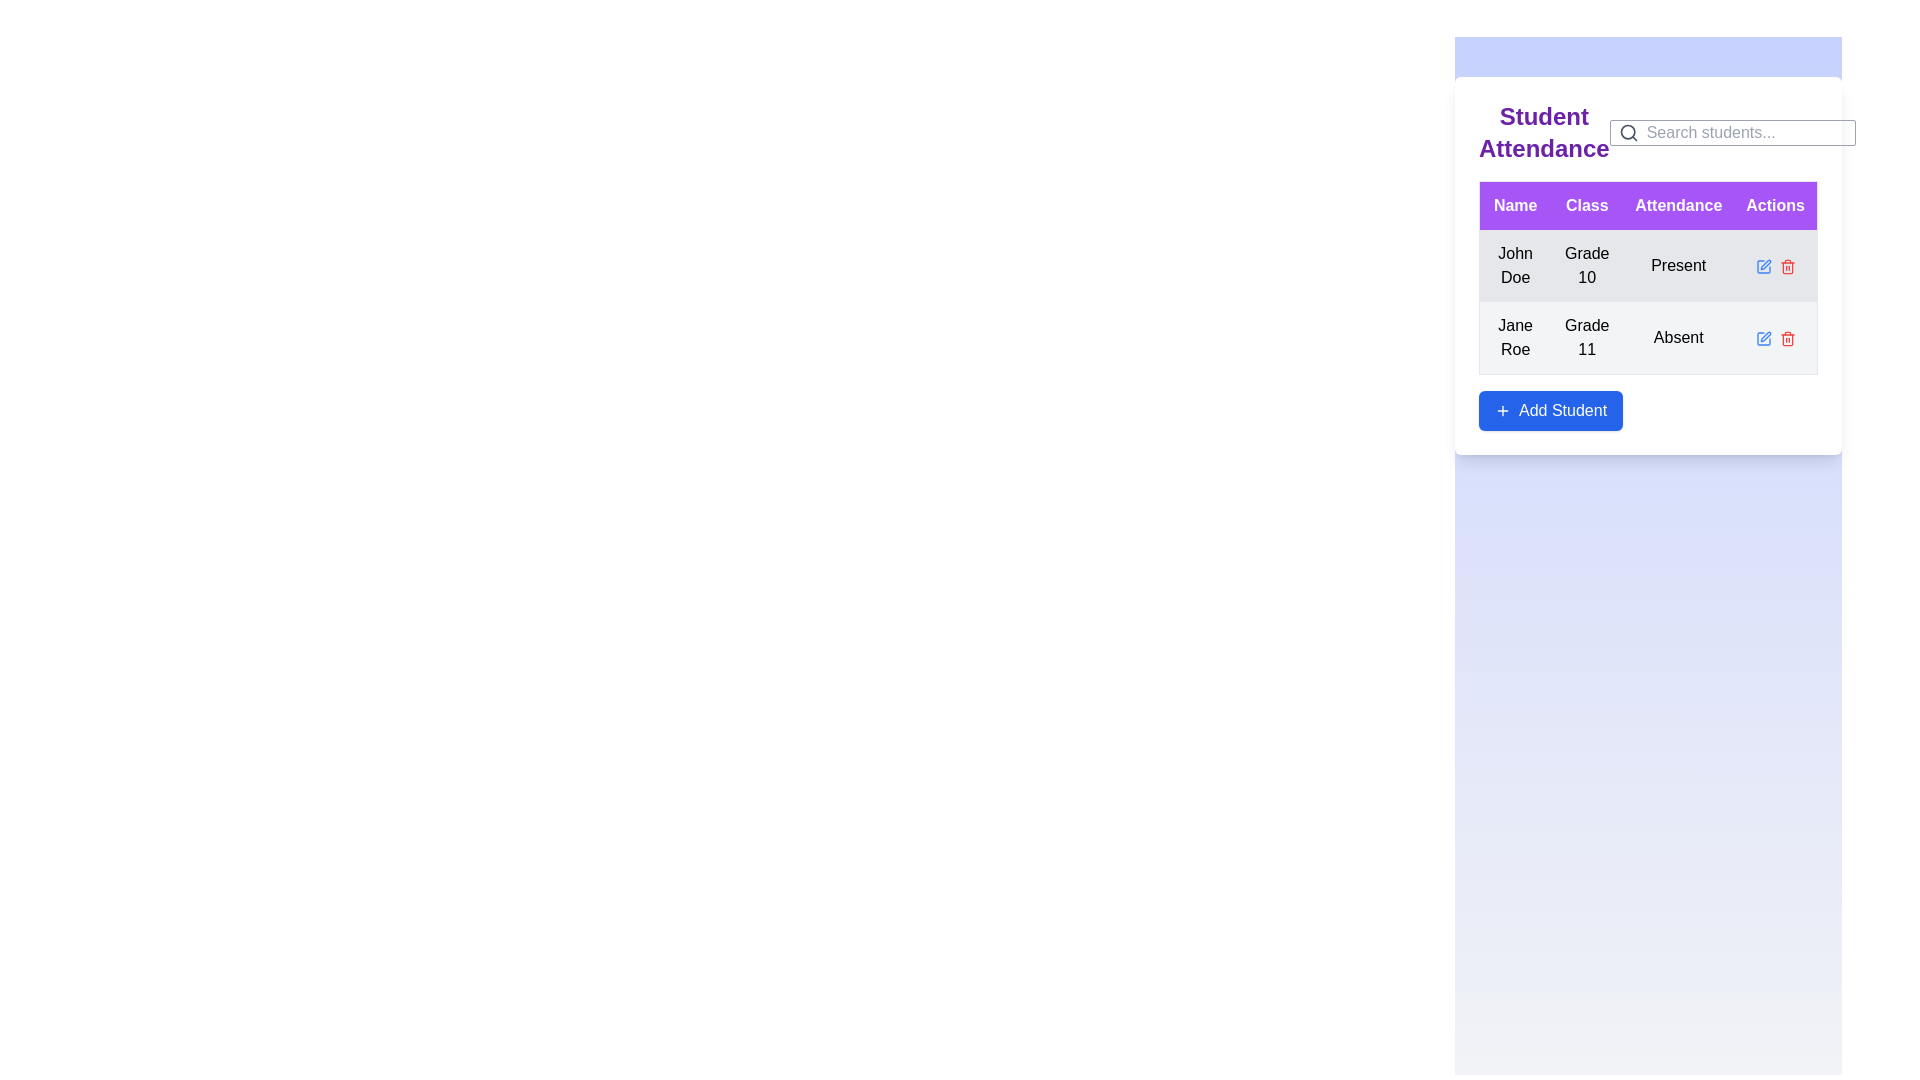  I want to click on the blue pen icon in the 'Actions' column associated with 'Jane Roe', so click(1765, 263).